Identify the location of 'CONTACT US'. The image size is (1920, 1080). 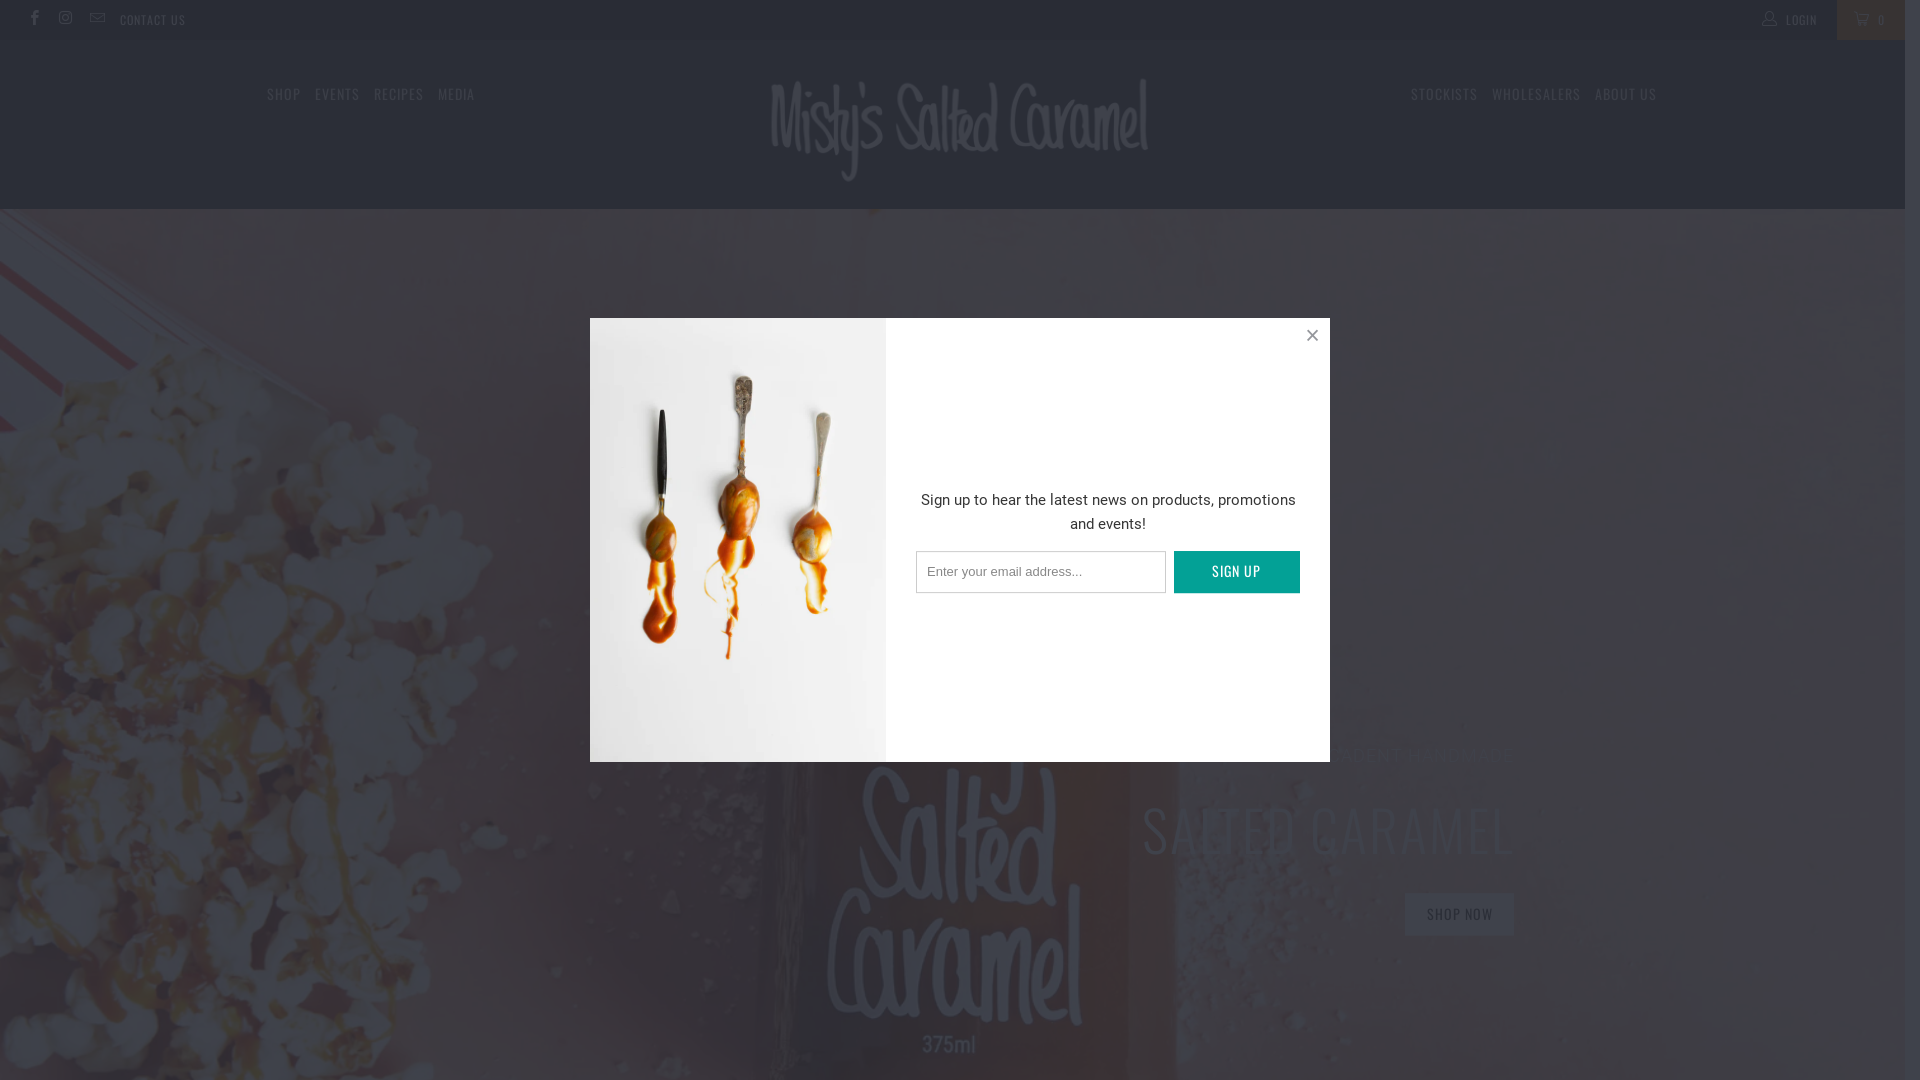
(152, 19).